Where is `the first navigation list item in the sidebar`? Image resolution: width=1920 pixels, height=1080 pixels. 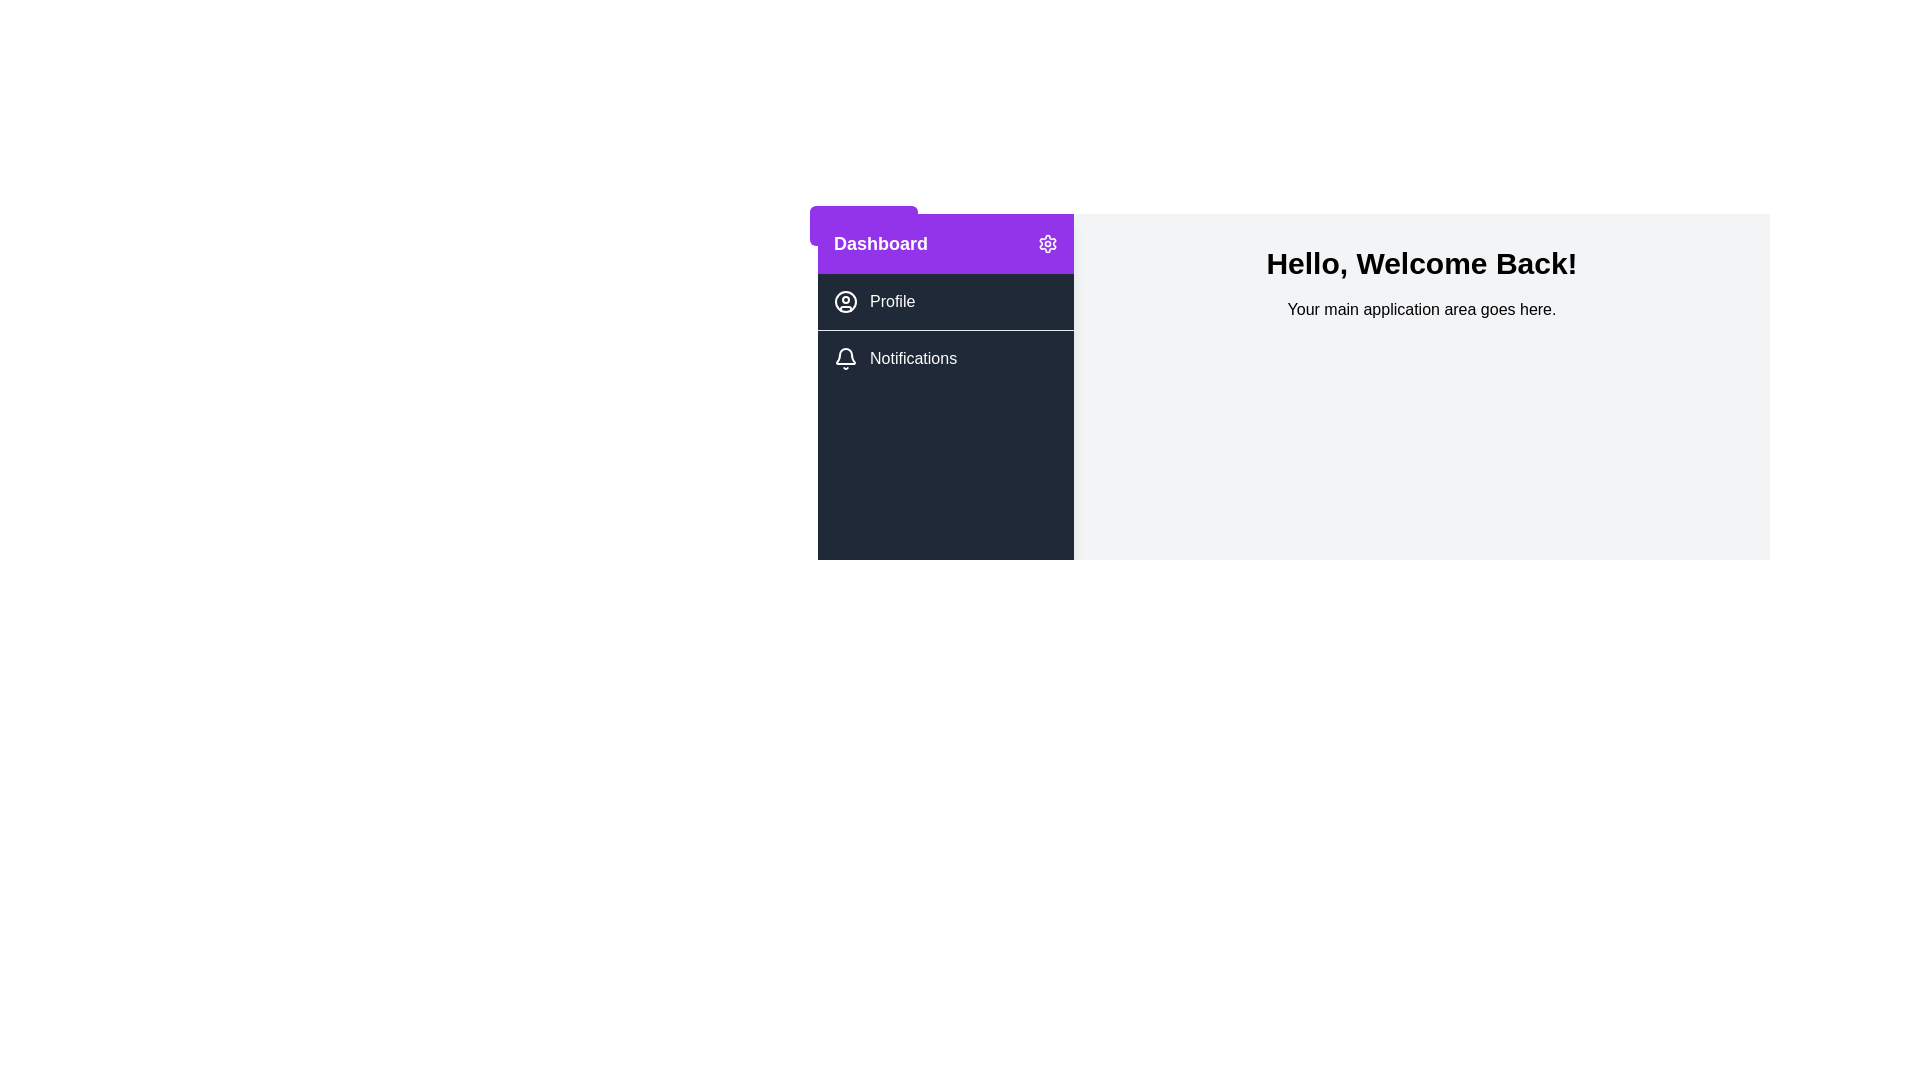
the first navigation list item in the sidebar is located at coordinates (944, 301).